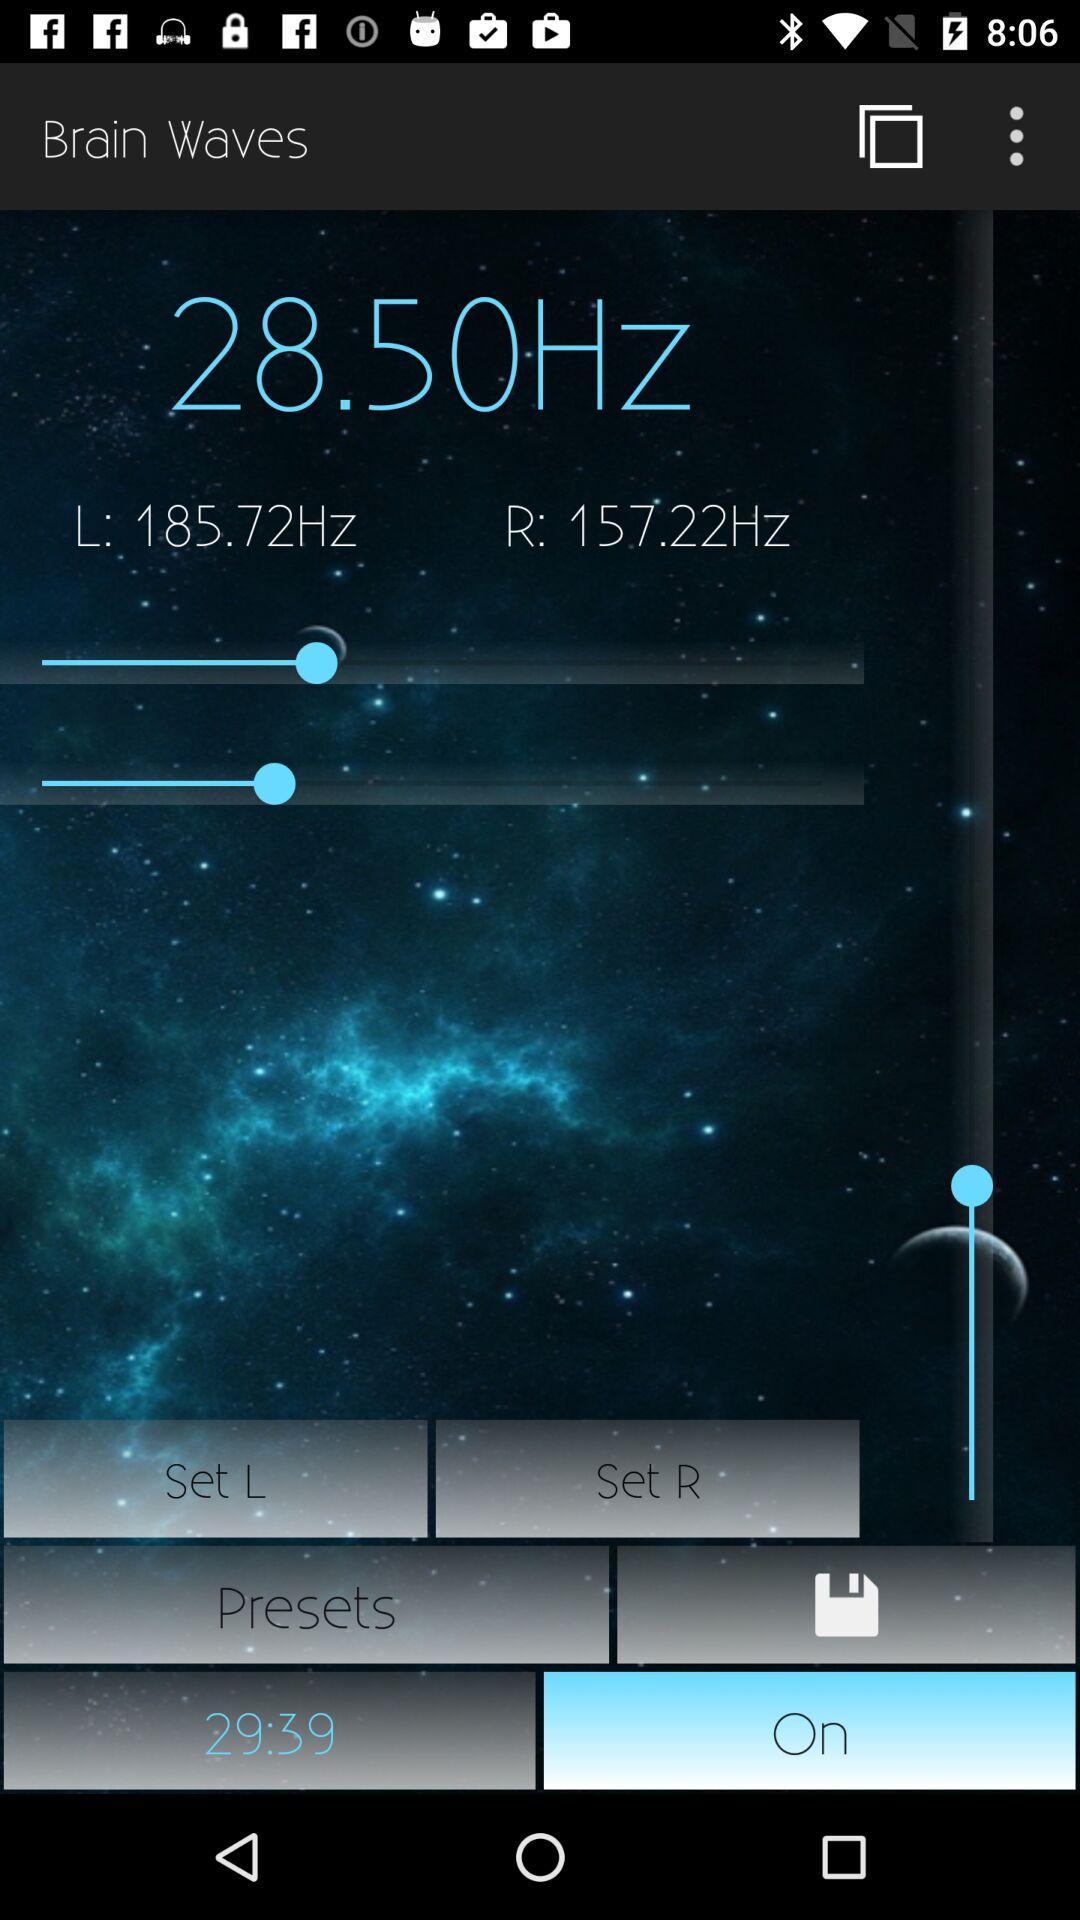 The height and width of the screenshot is (1920, 1080). I want to click on item below the set l icon, so click(306, 1604).